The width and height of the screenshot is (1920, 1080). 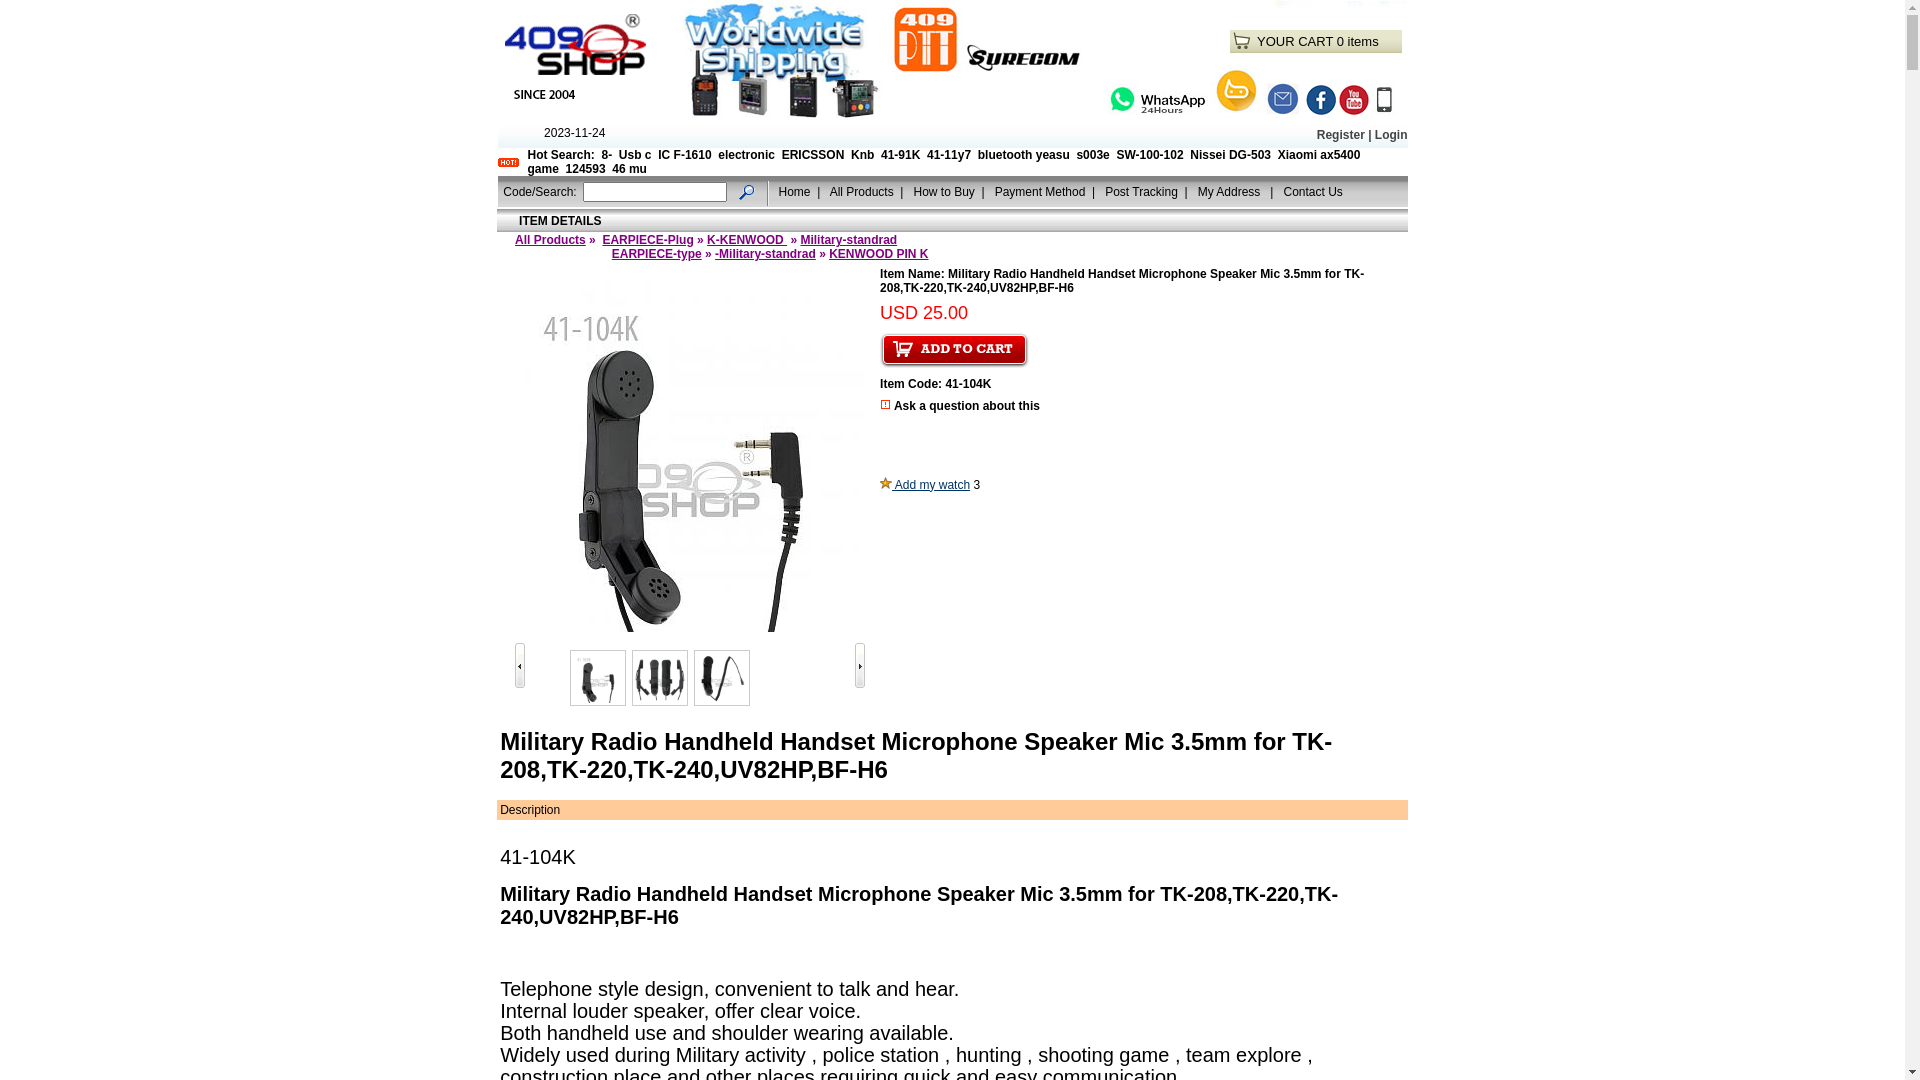 What do you see at coordinates (911, 191) in the screenshot?
I see `'How to Buy'` at bounding box center [911, 191].